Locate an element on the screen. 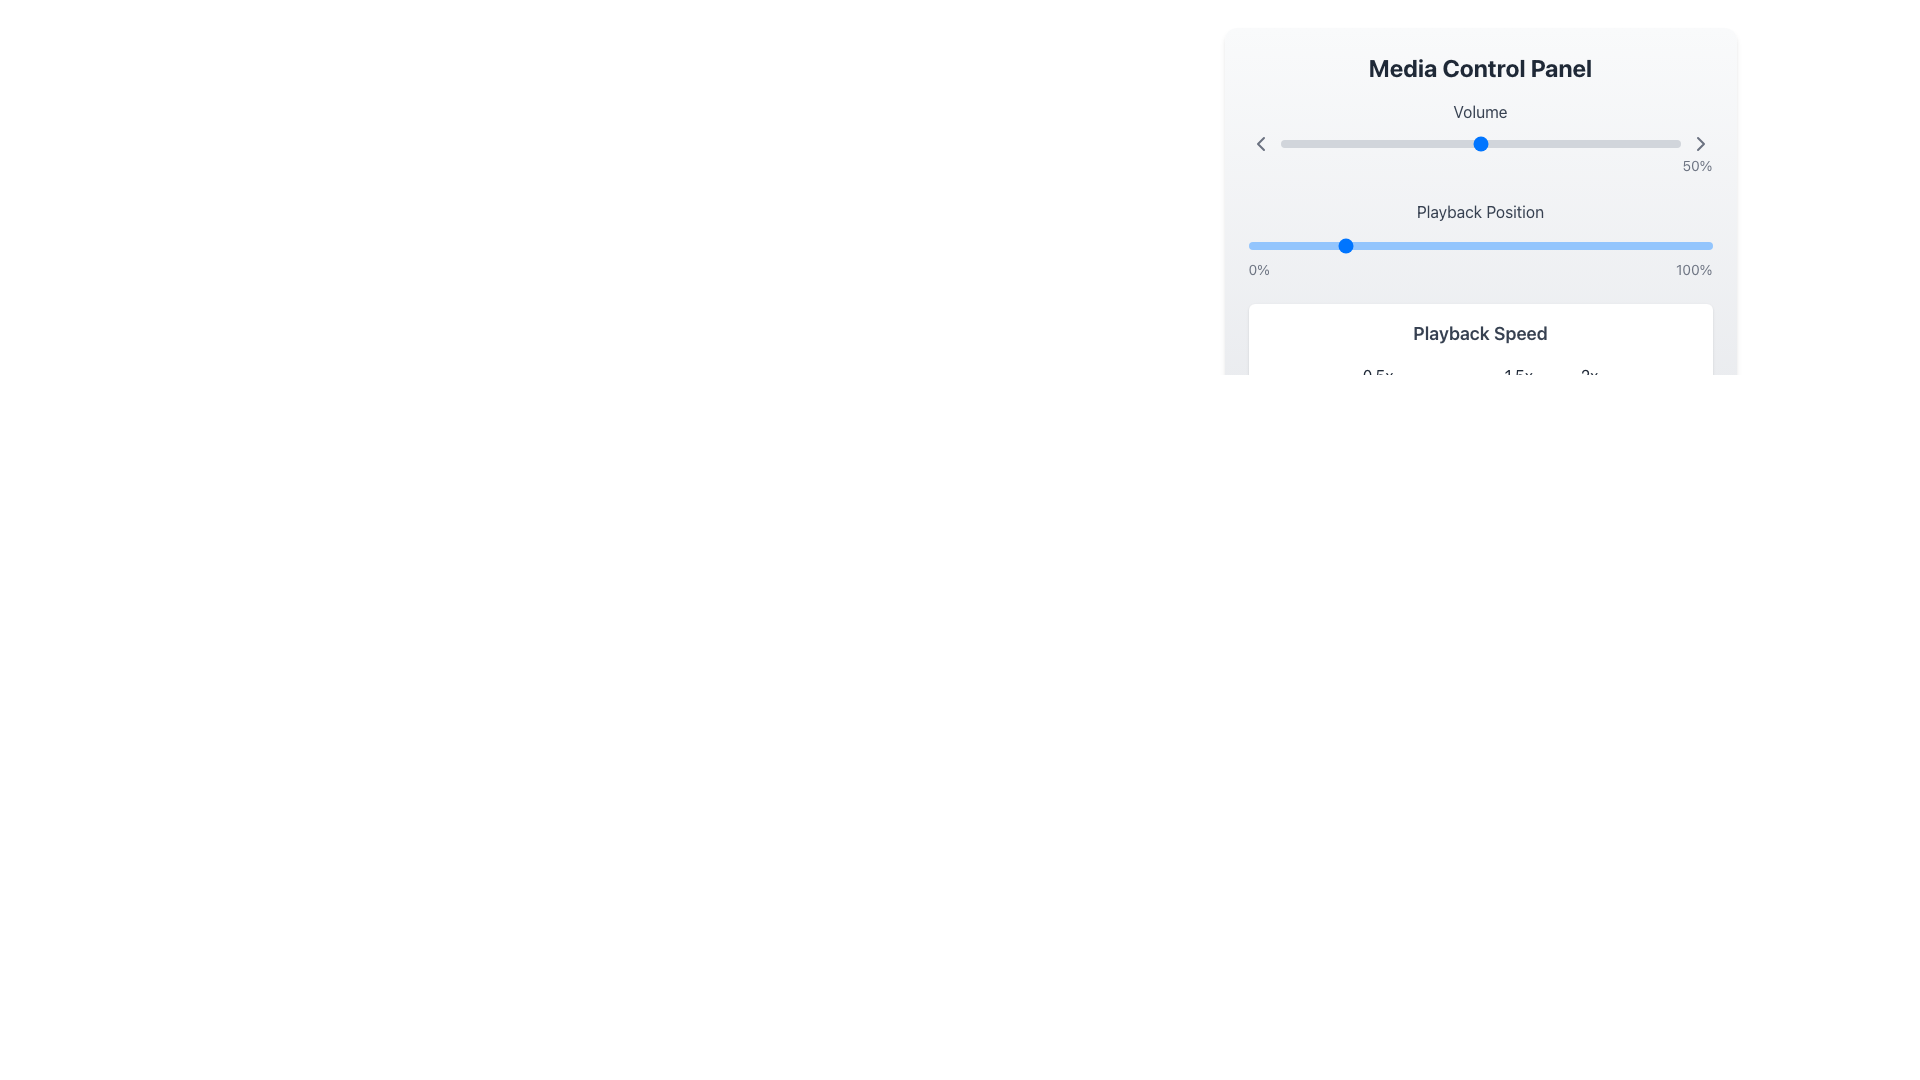  the playback position is located at coordinates (1525, 245).